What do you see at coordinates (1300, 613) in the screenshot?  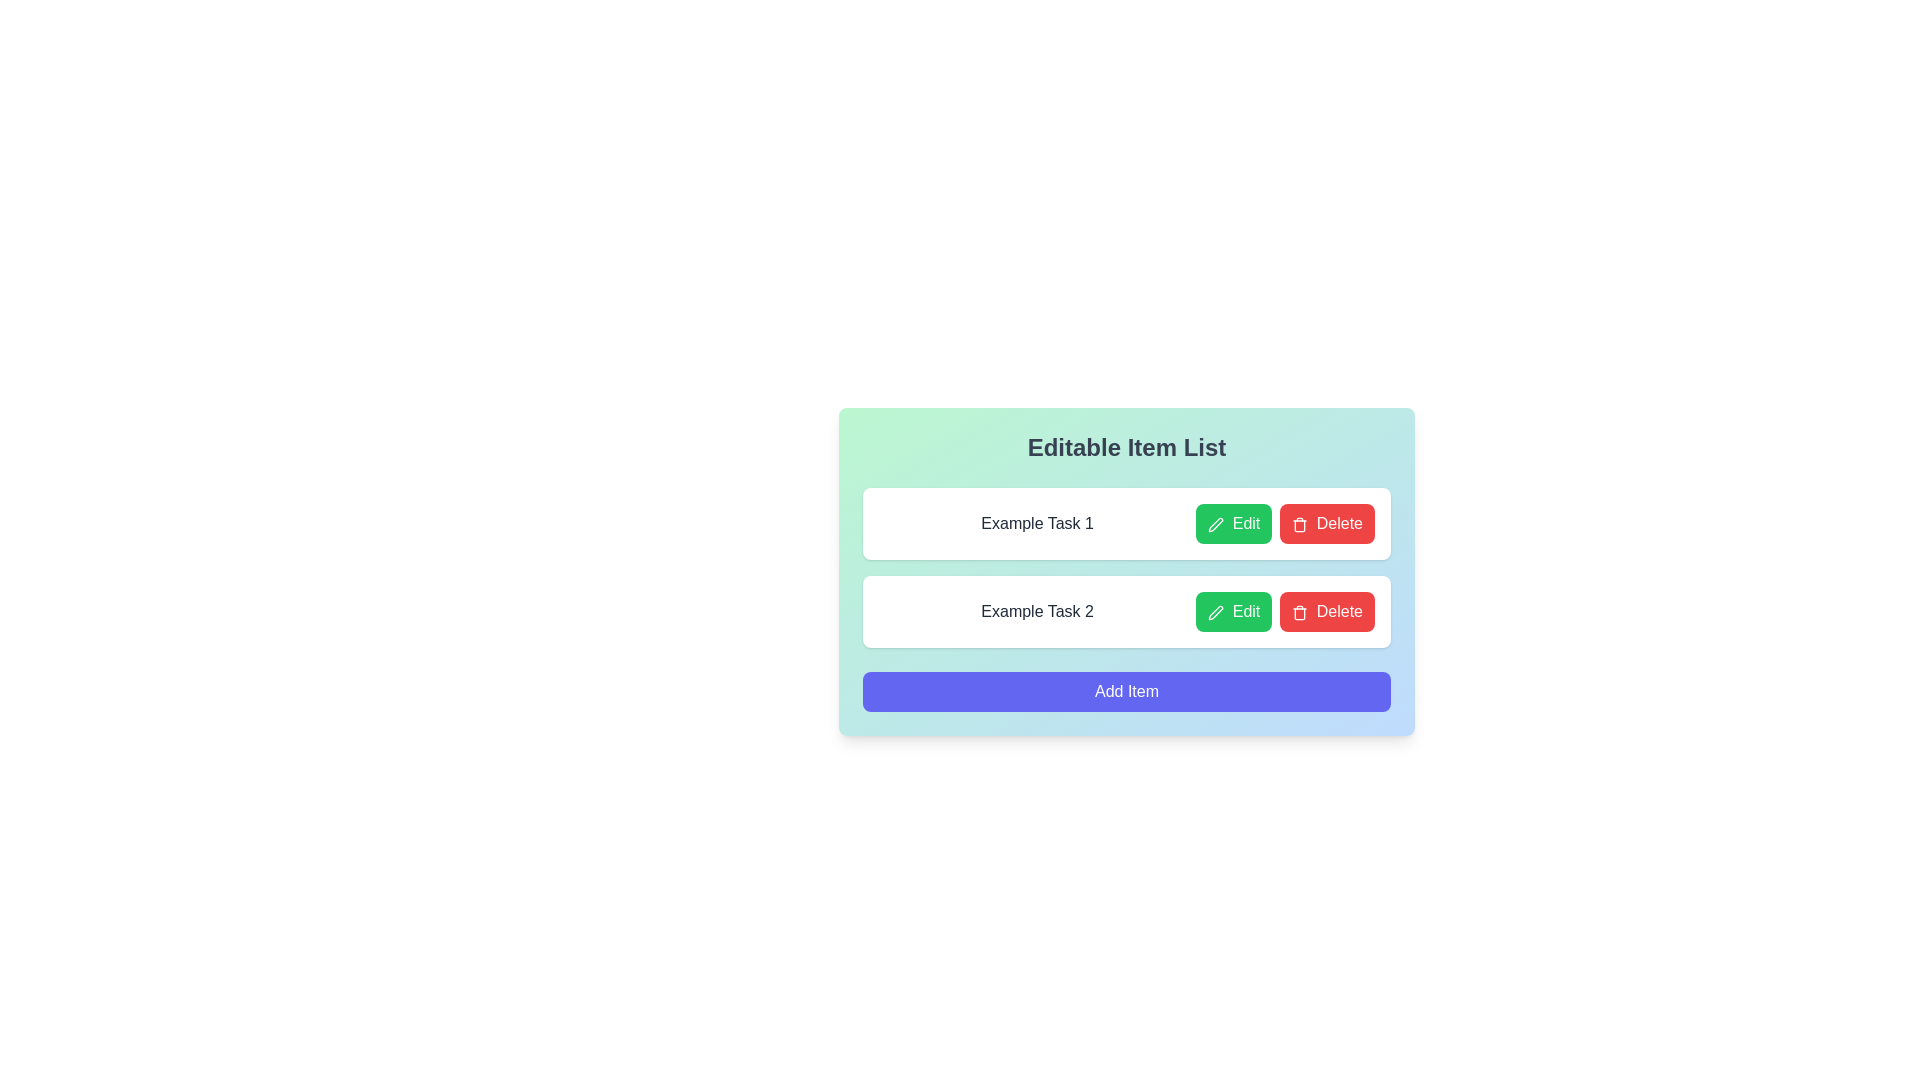 I see `the graphical representation of the trash can icon used for delete action, located within the delete button on the right side of the second item in the editable item list` at bounding box center [1300, 613].